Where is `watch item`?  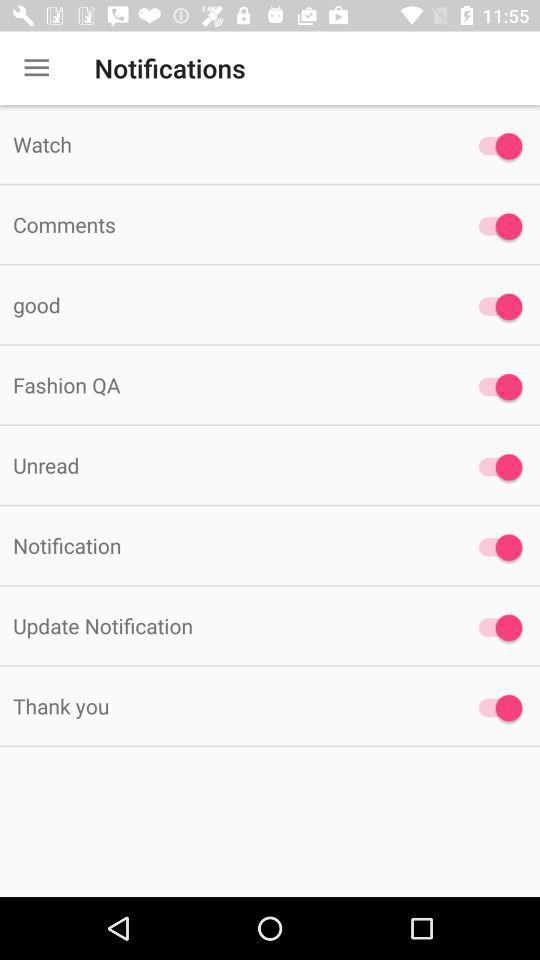
watch item is located at coordinates (224, 143).